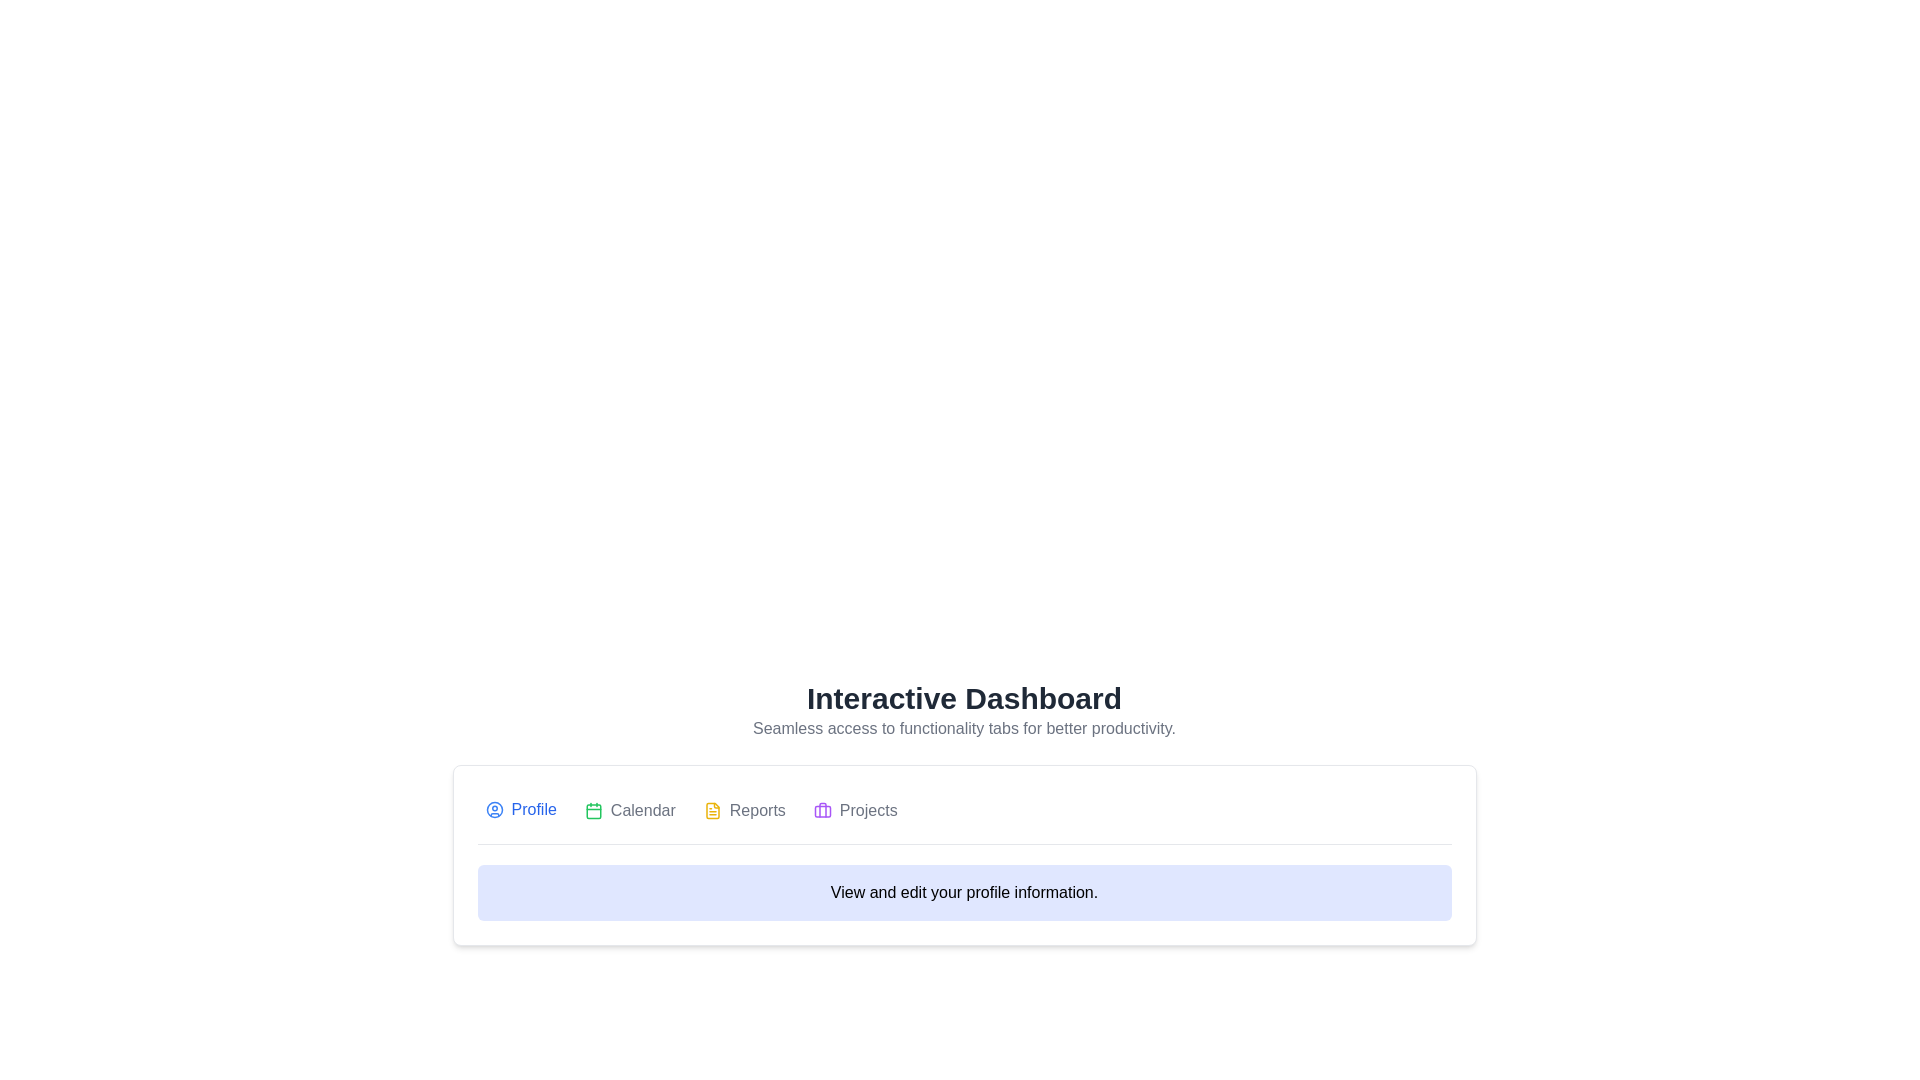 This screenshot has width=1920, height=1080. Describe the element at coordinates (964, 722) in the screenshot. I see `the Text Display element which contains the bold title 'Interactive Dashboard' and the subtitle 'Seamless access to functionality tabs for better productivity.'` at that location.